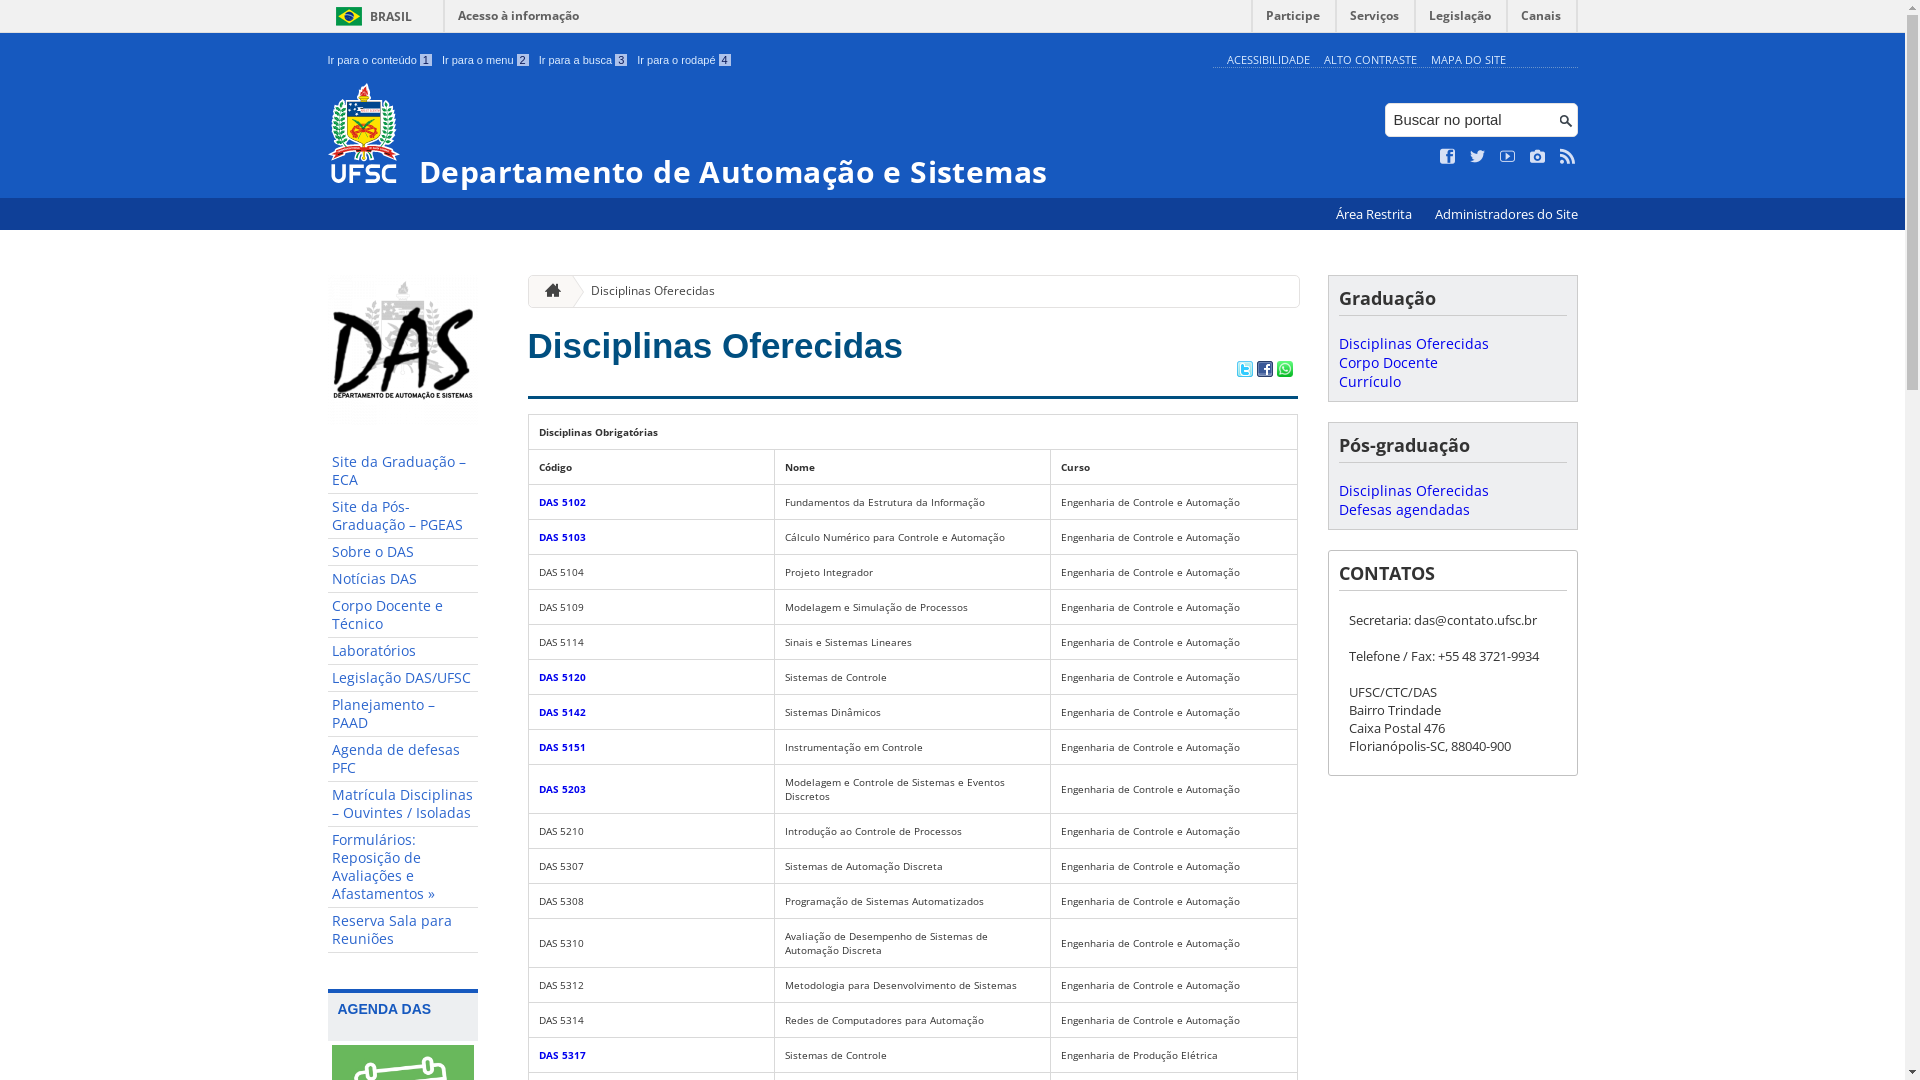 This screenshot has height=1080, width=1920. What do you see at coordinates (1262, 370) in the screenshot?
I see `'Compartilhar no Facebook'` at bounding box center [1262, 370].